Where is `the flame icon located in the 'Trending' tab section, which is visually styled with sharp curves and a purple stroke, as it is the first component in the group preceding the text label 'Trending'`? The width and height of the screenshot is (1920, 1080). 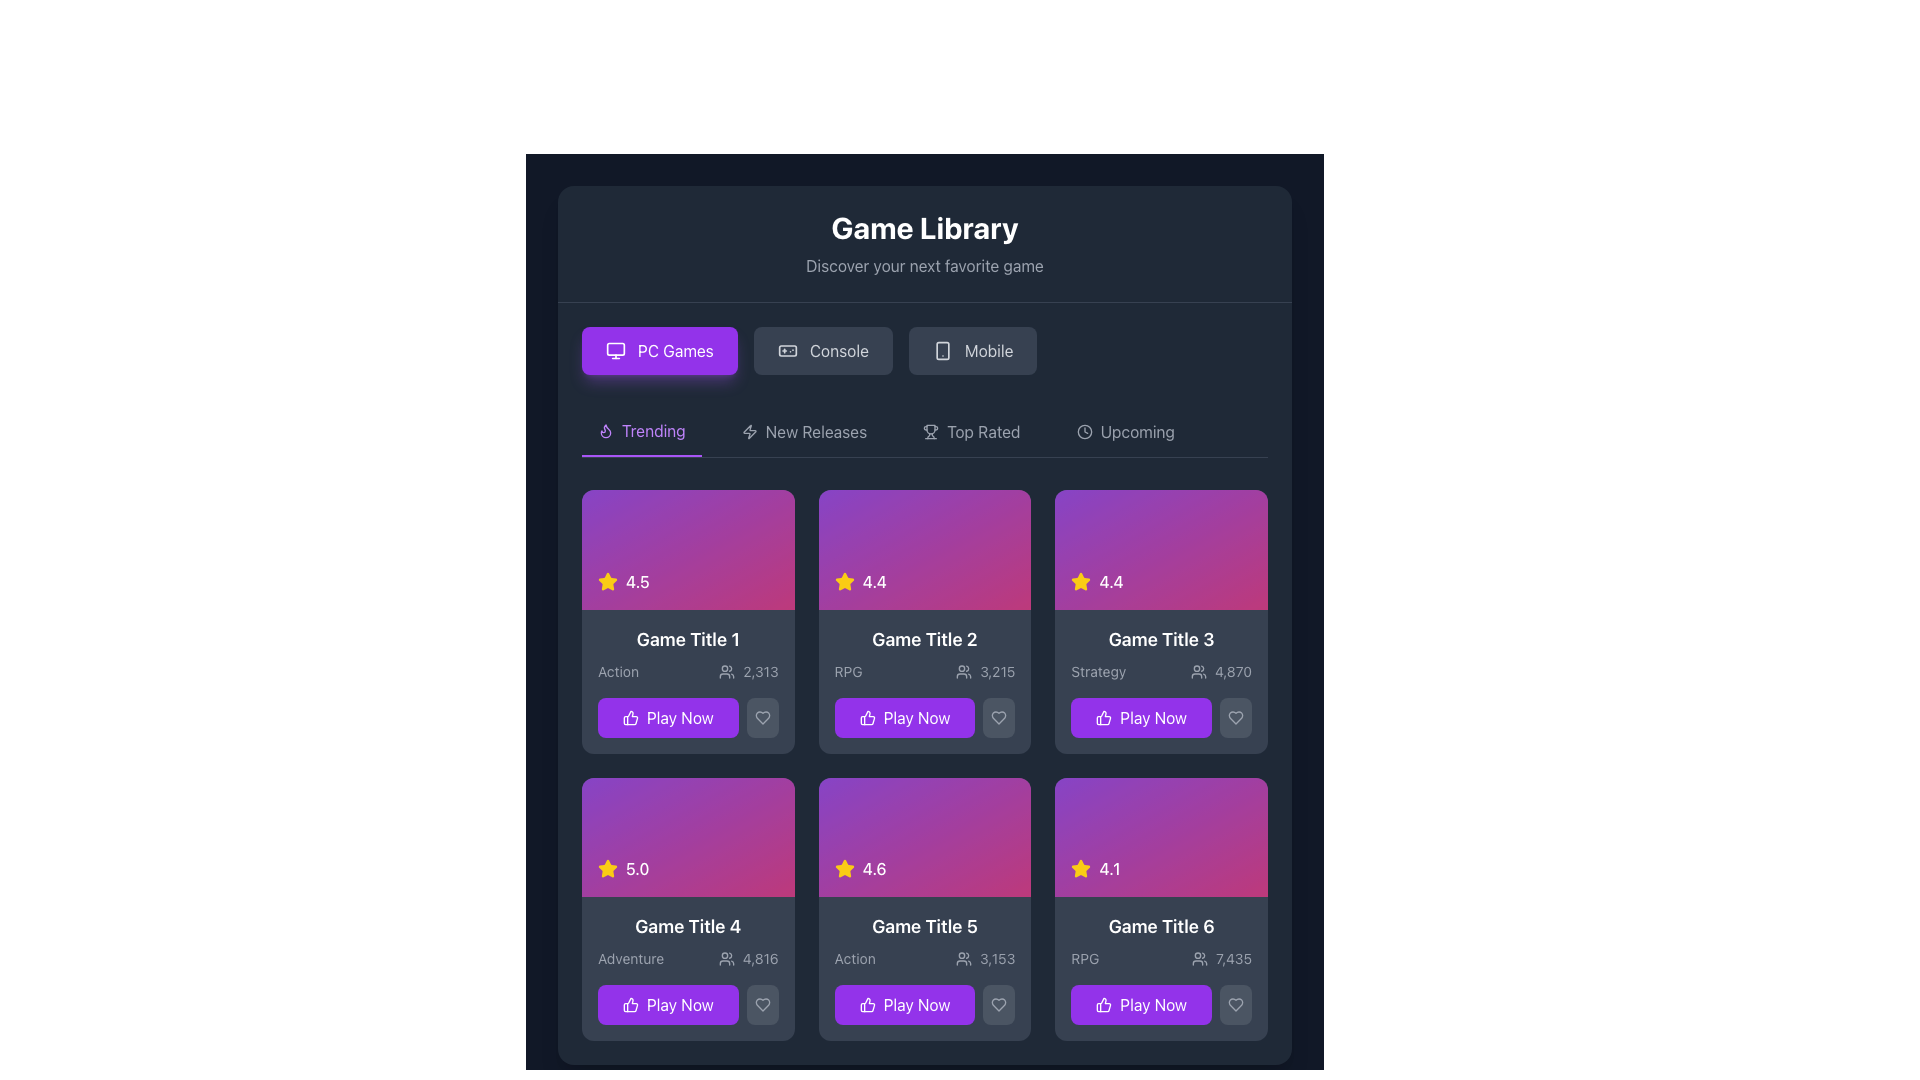
the flame icon located in the 'Trending' tab section, which is visually styled with sharp curves and a purple stroke, as it is the first component in the group preceding the text label 'Trending' is located at coordinates (604, 430).